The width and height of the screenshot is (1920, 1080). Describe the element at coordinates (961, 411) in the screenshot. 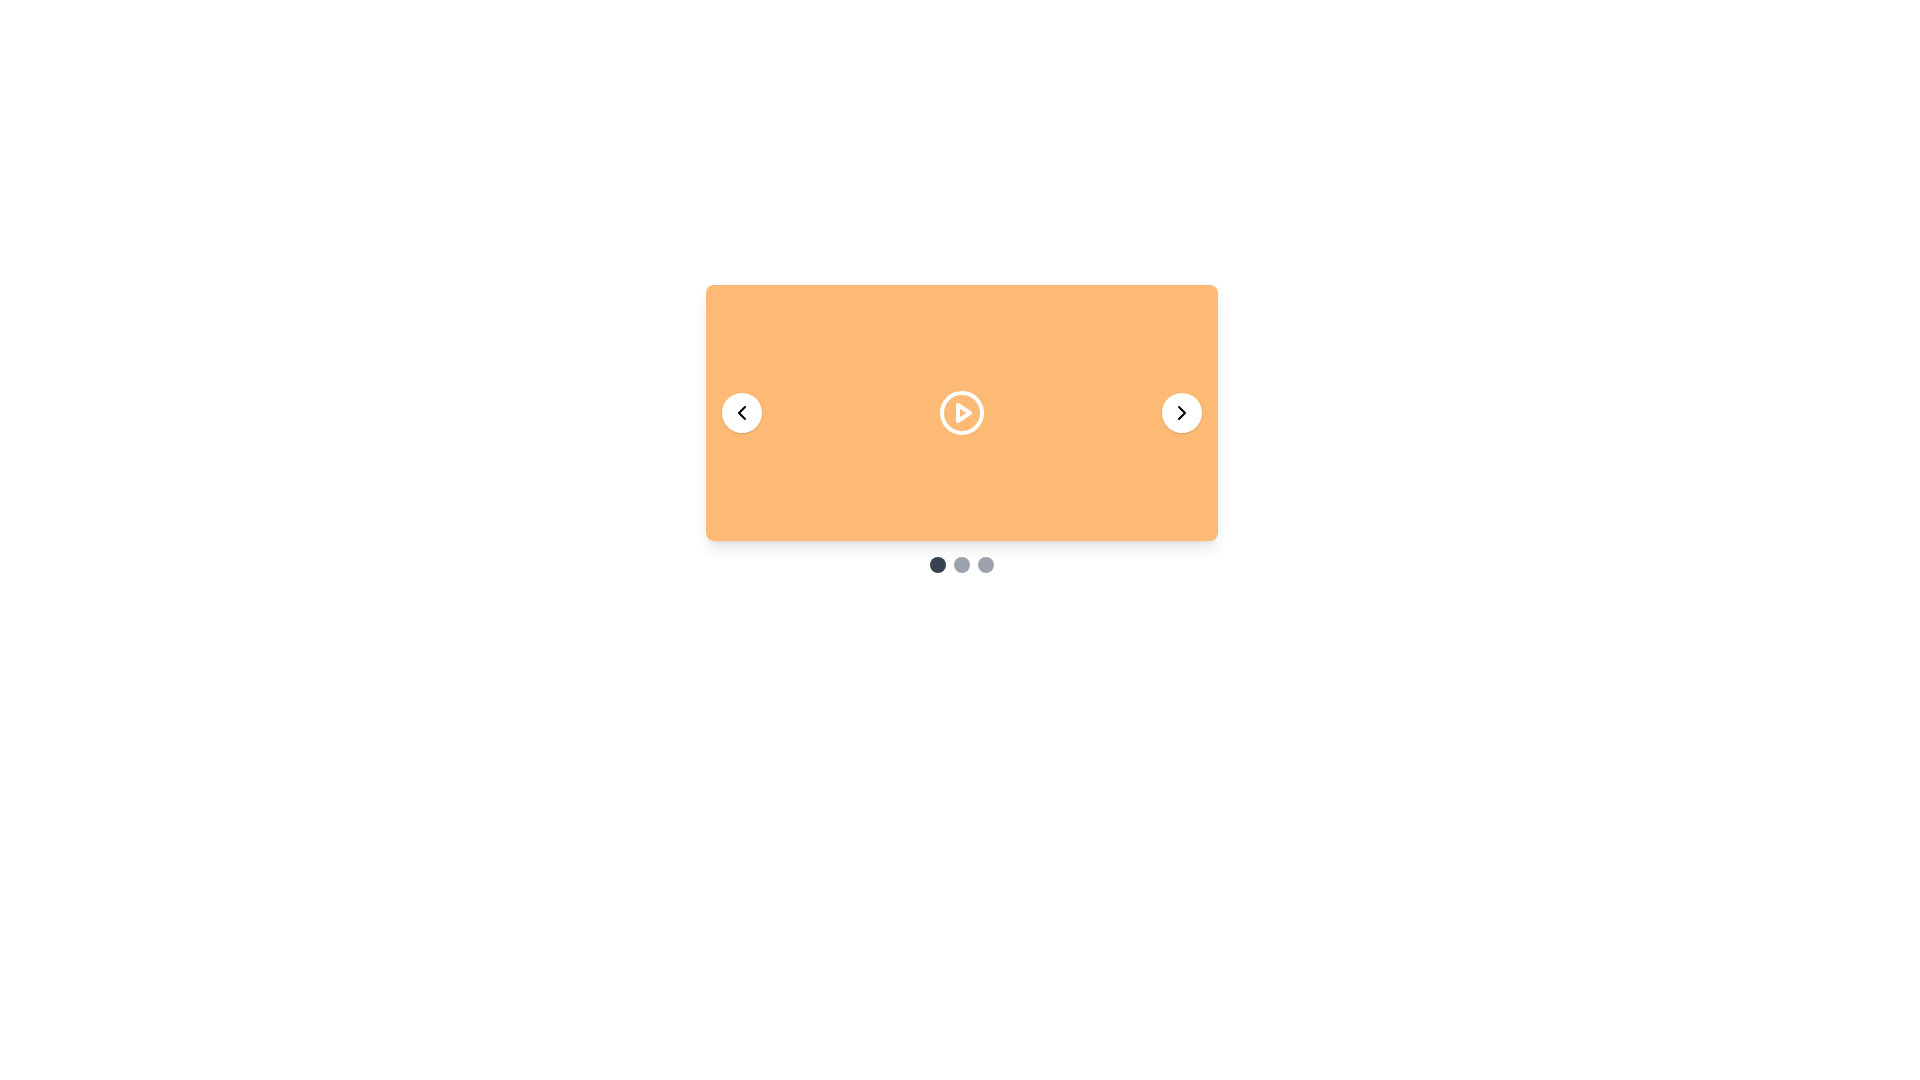

I see `the outermost circular SVG element that surrounds the triangular play icon within the orange content card` at that location.